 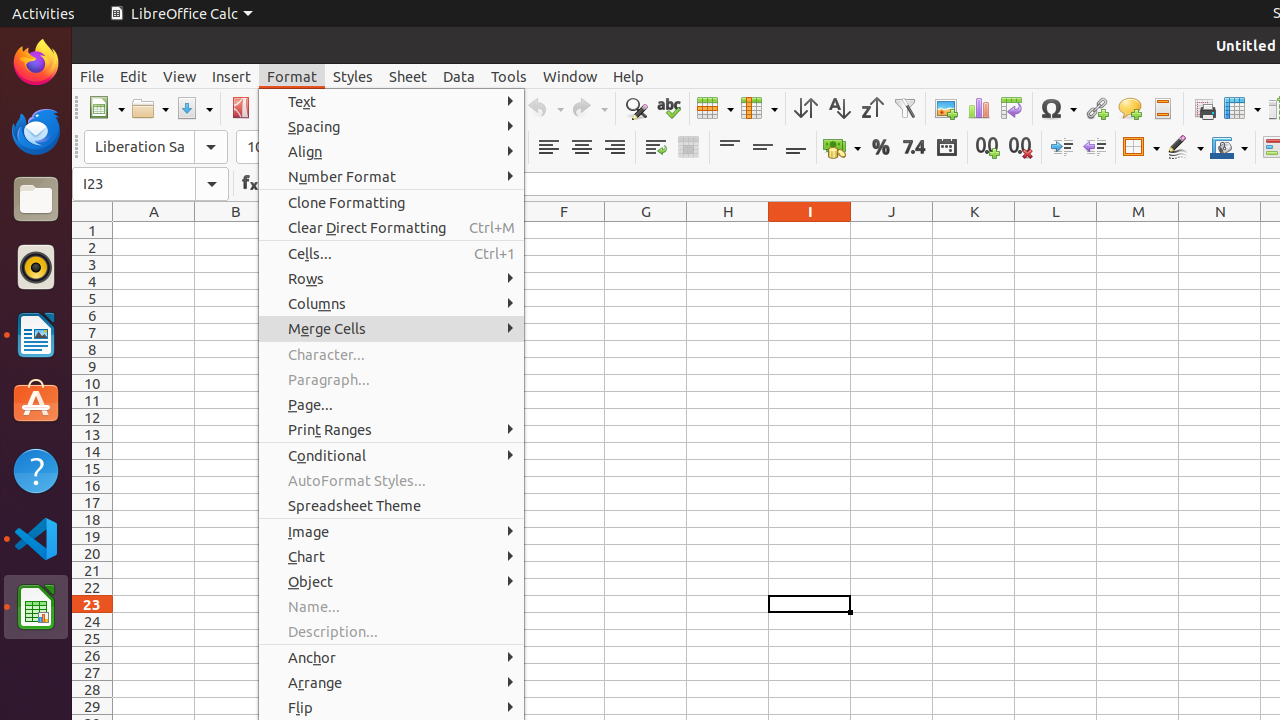 What do you see at coordinates (91, 75) in the screenshot?
I see `'File'` at bounding box center [91, 75].